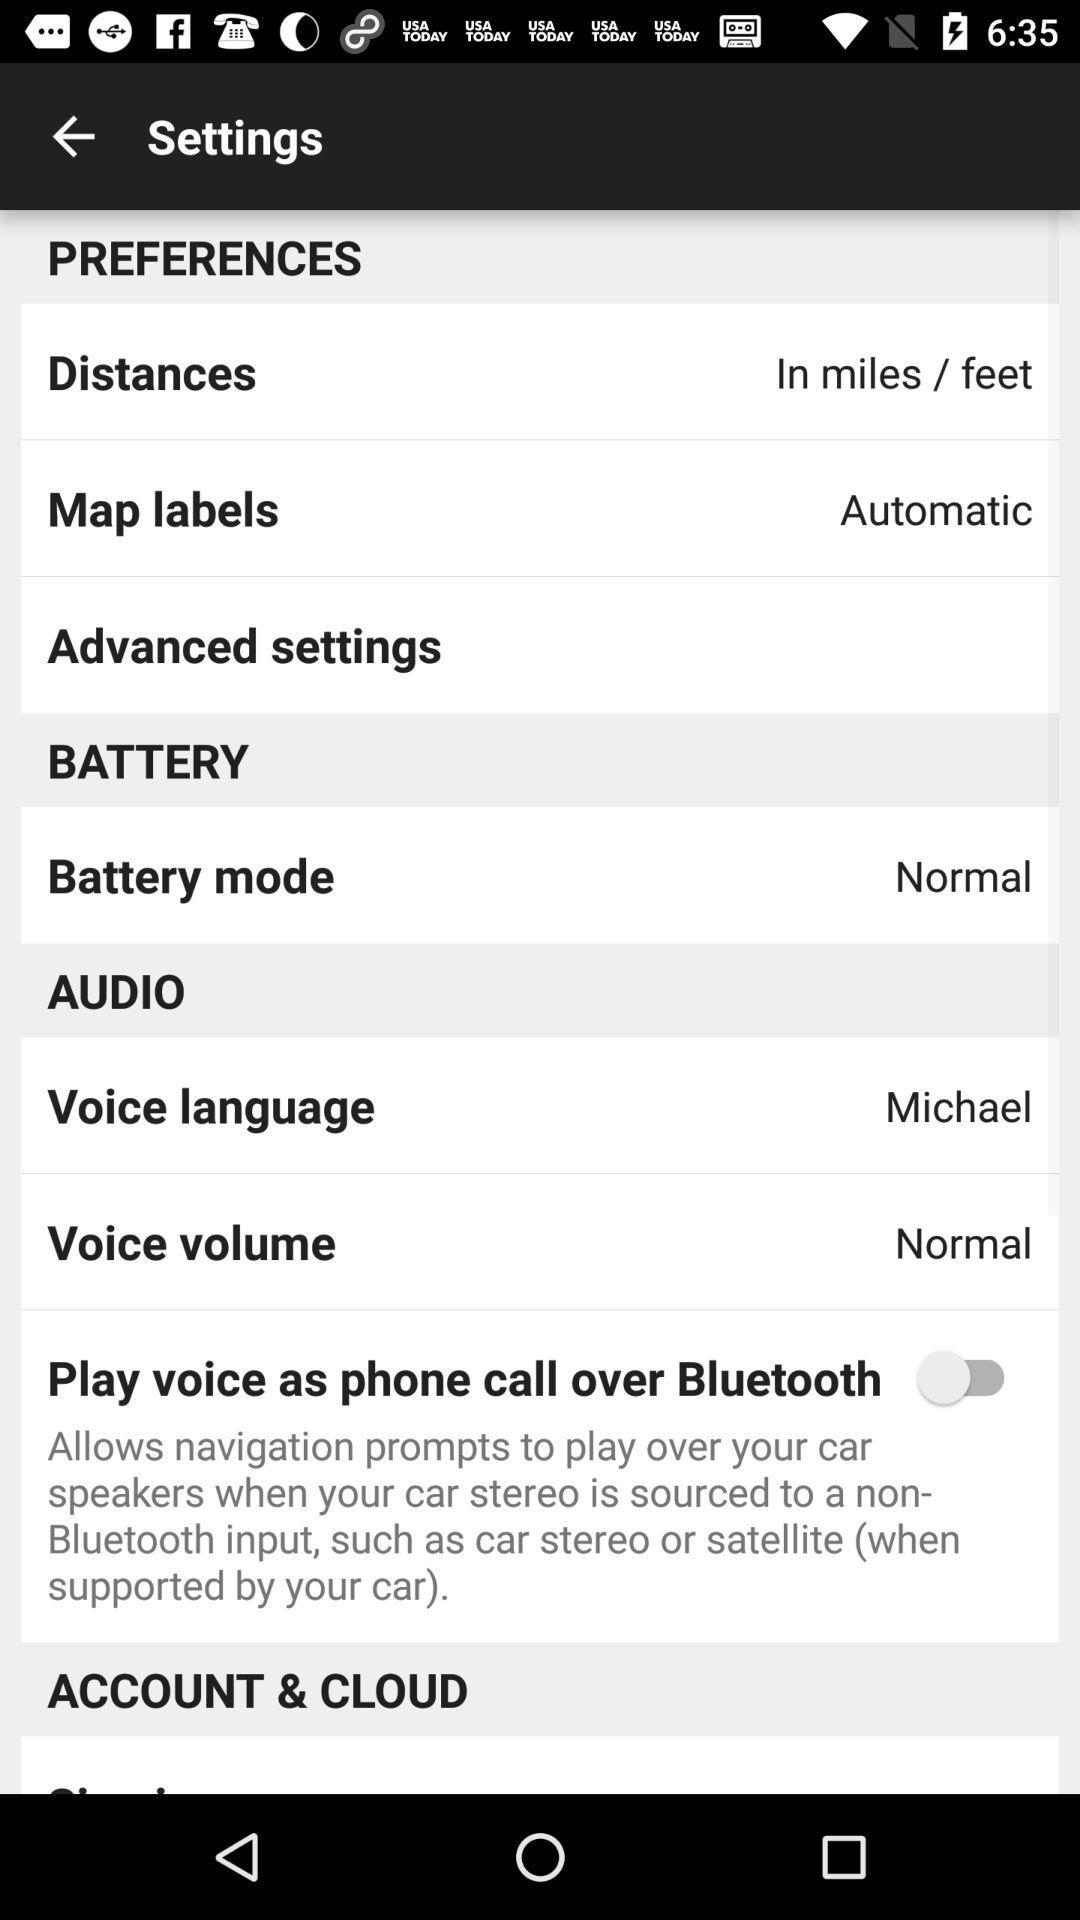 The width and height of the screenshot is (1080, 1920). Describe the element at coordinates (162, 508) in the screenshot. I see `app next to the automatic item` at that location.